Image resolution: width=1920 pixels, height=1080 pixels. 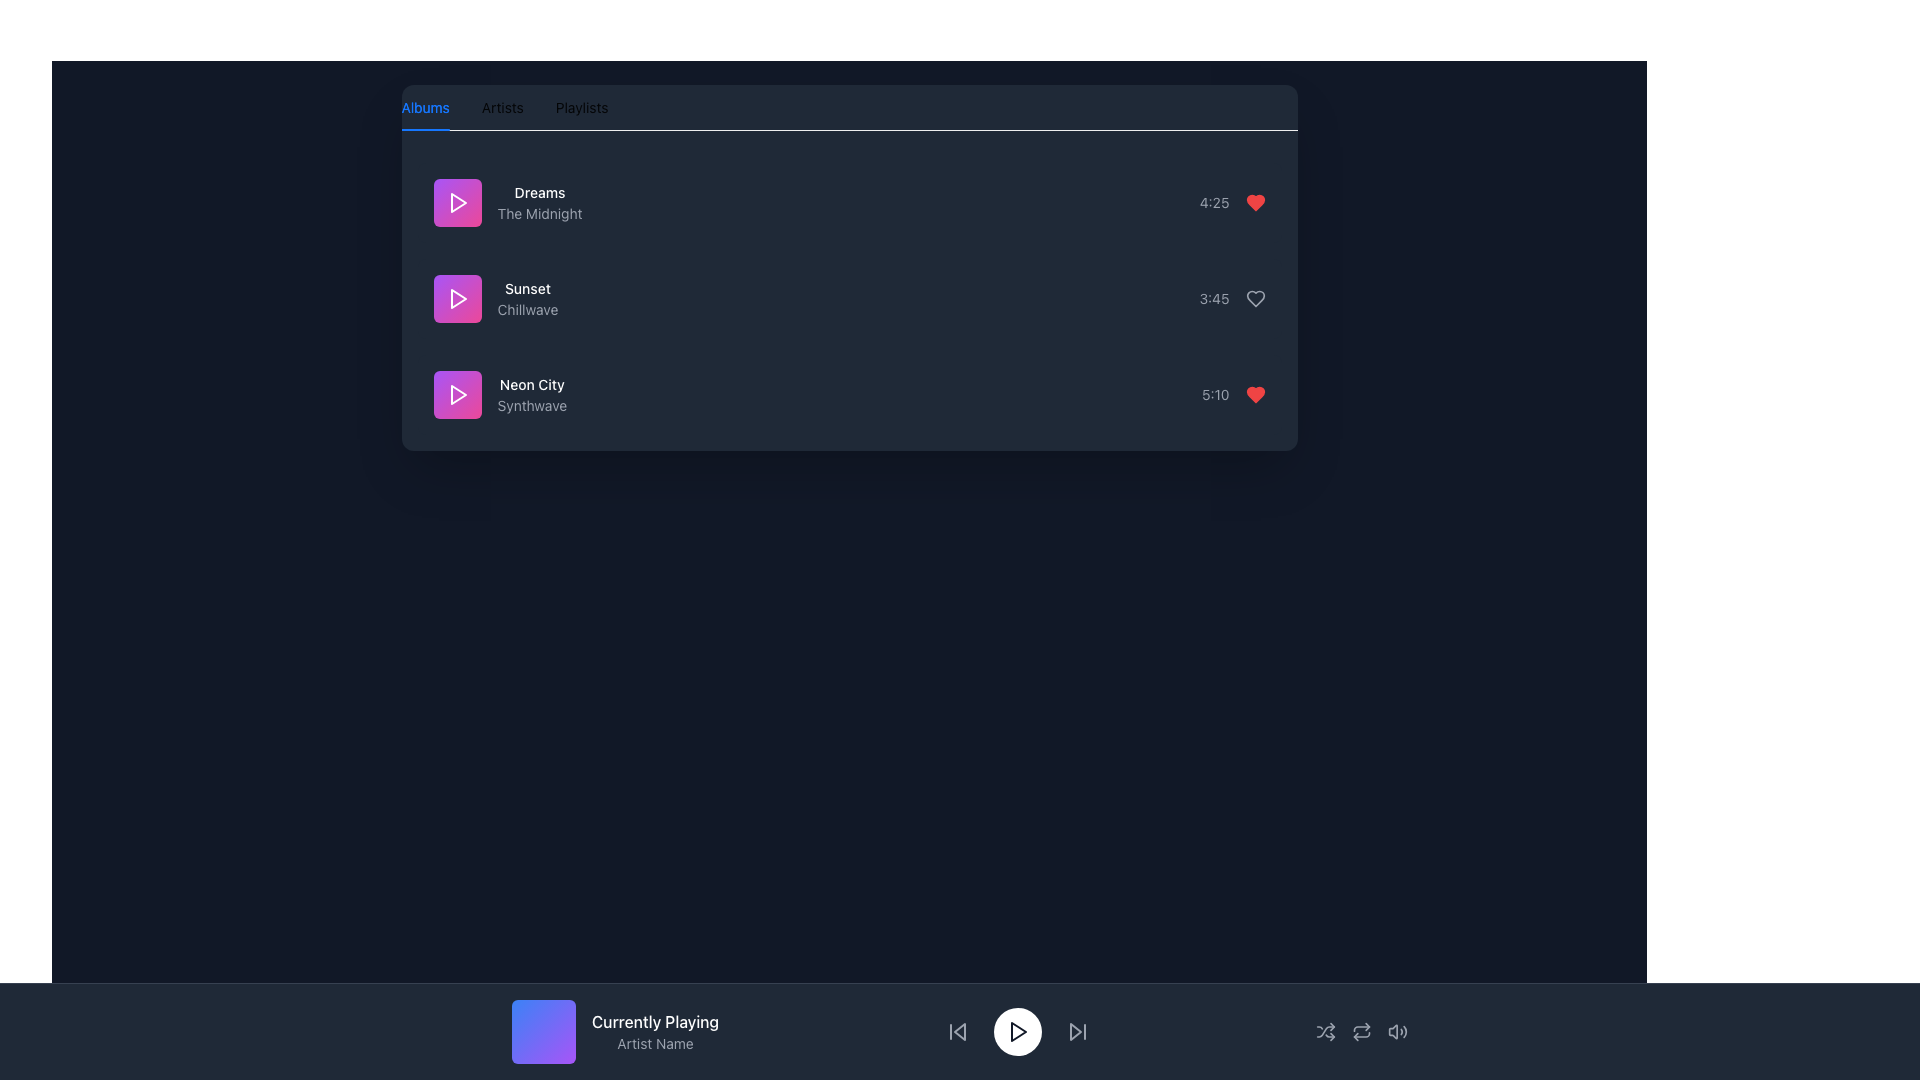 What do you see at coordinates (540, 213) in the screenshot?
I see `the text label displaying the artist name for the song 'Dreams', located directly under the 'Dreams' text in the first row of the Albums tab list` at bounding box center [540, 213].